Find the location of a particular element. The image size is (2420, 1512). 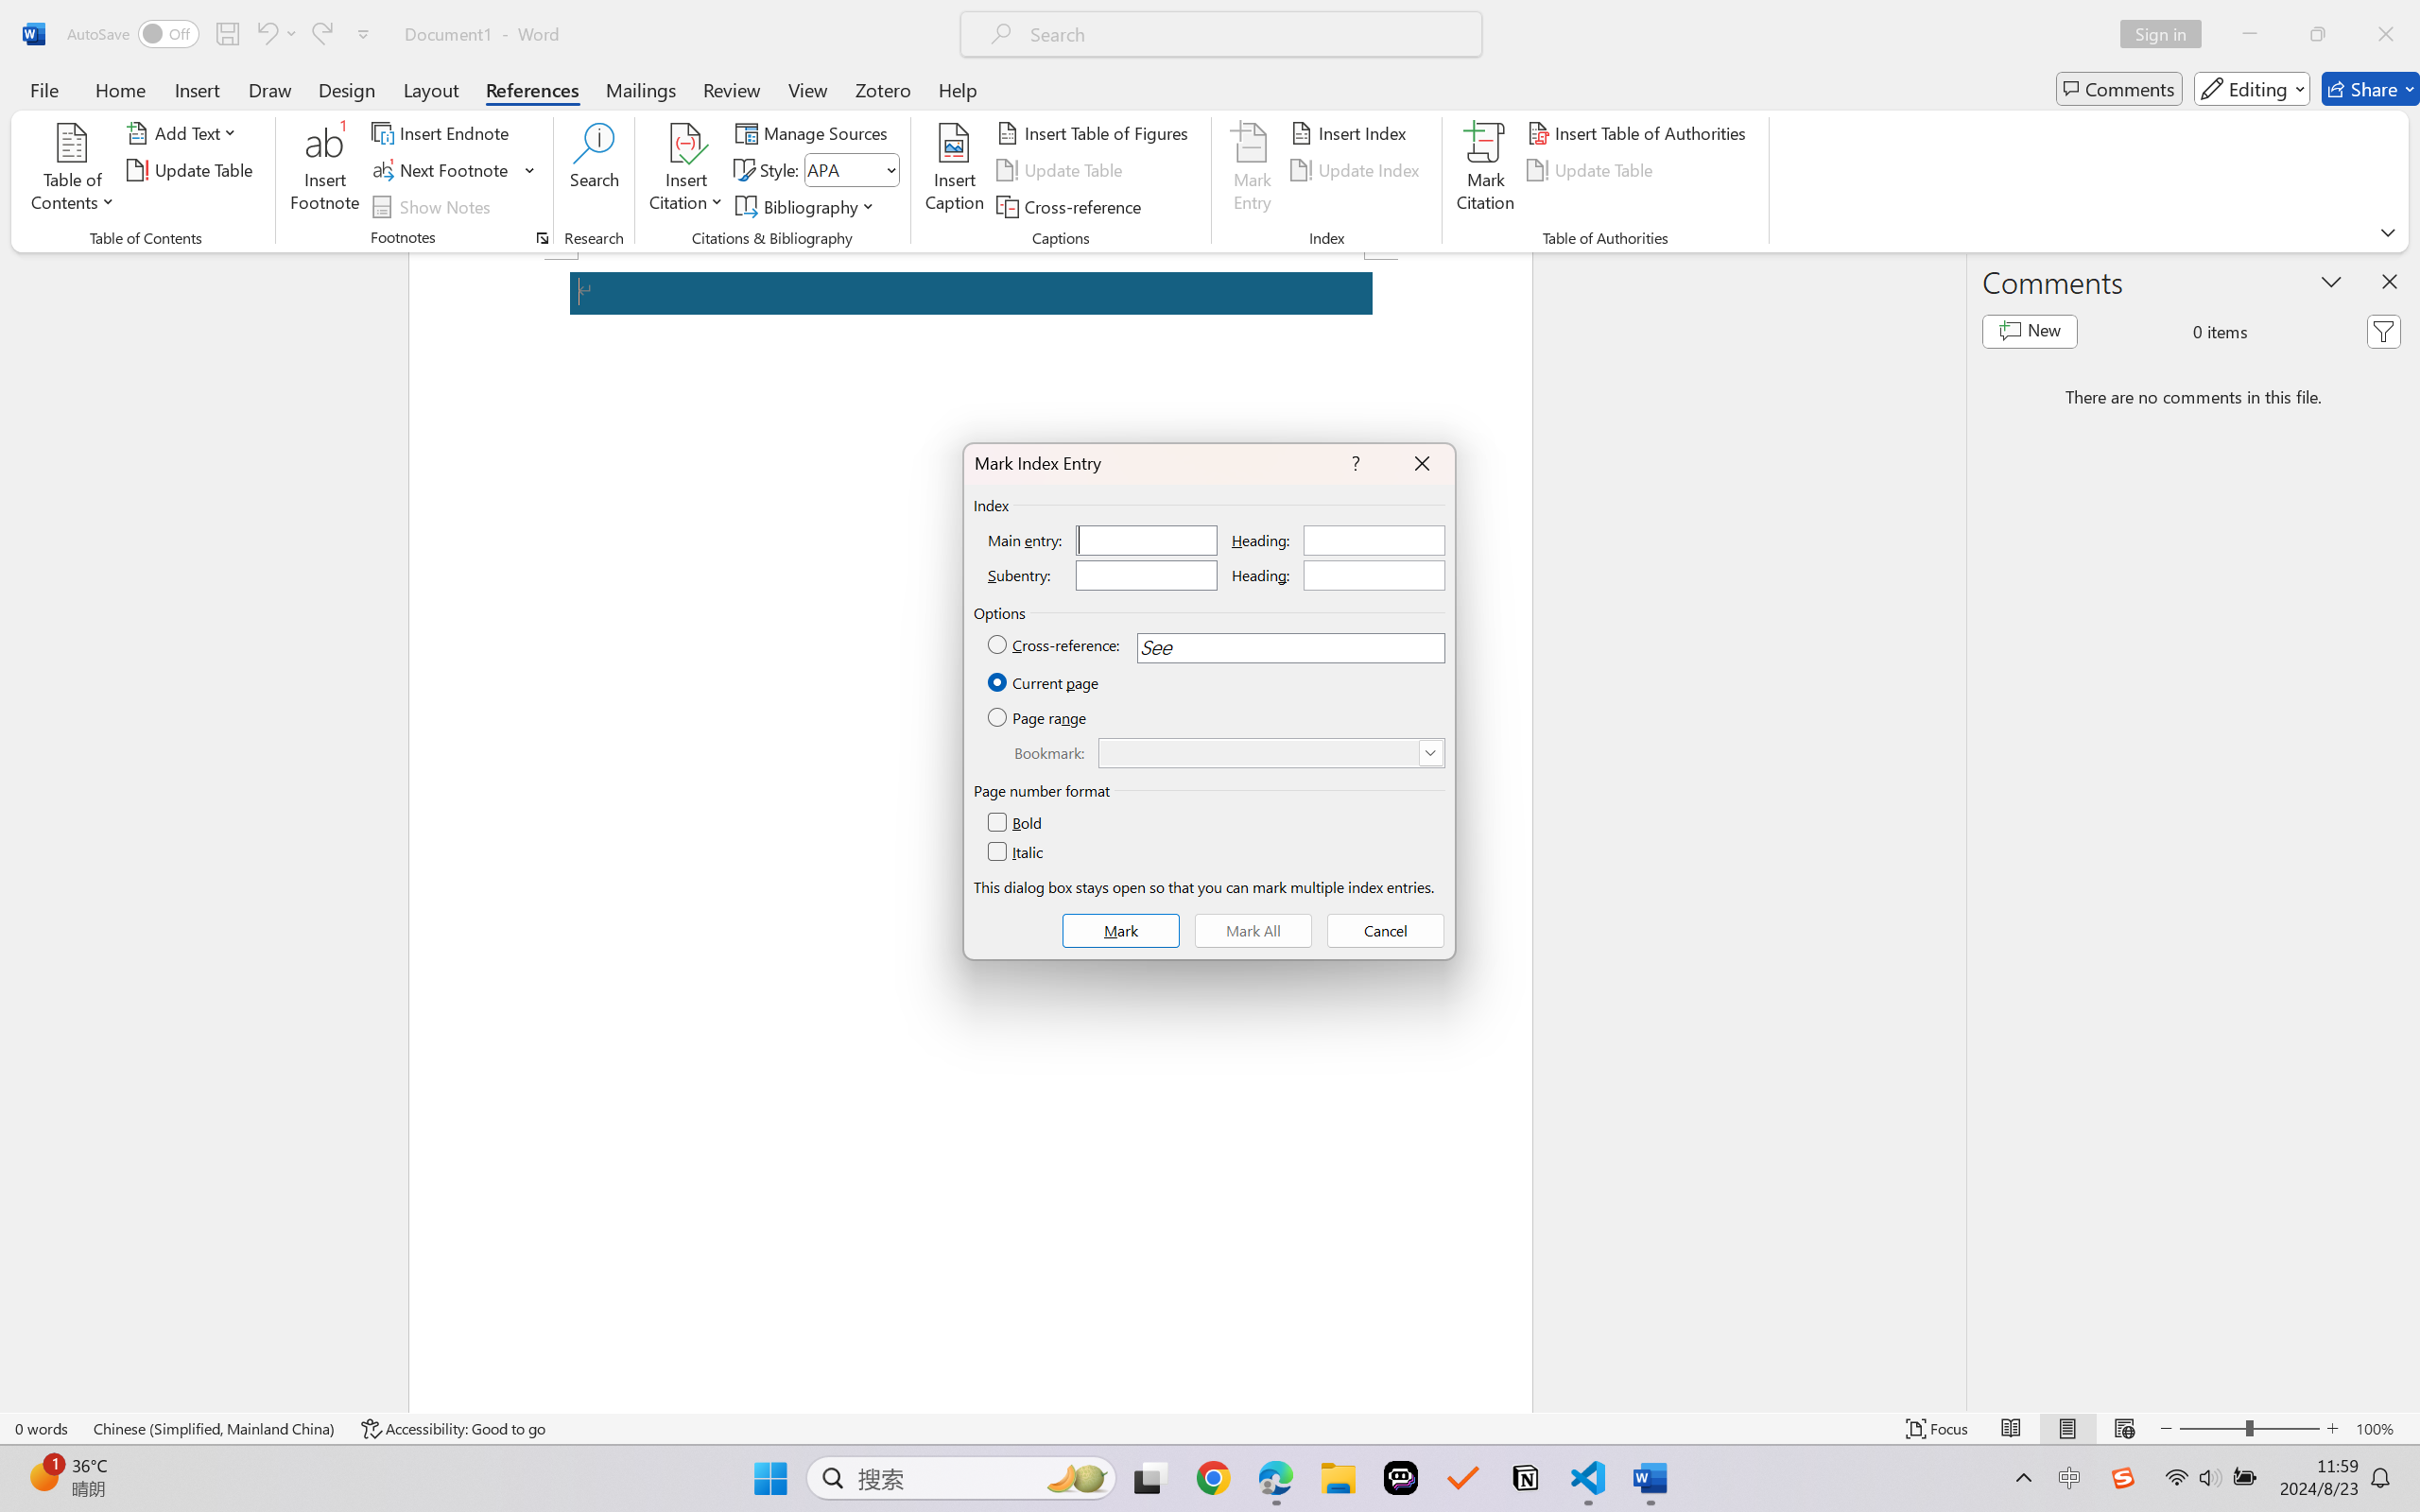

'Insert Table of Figures...' is located at coordinates (1095, 131).